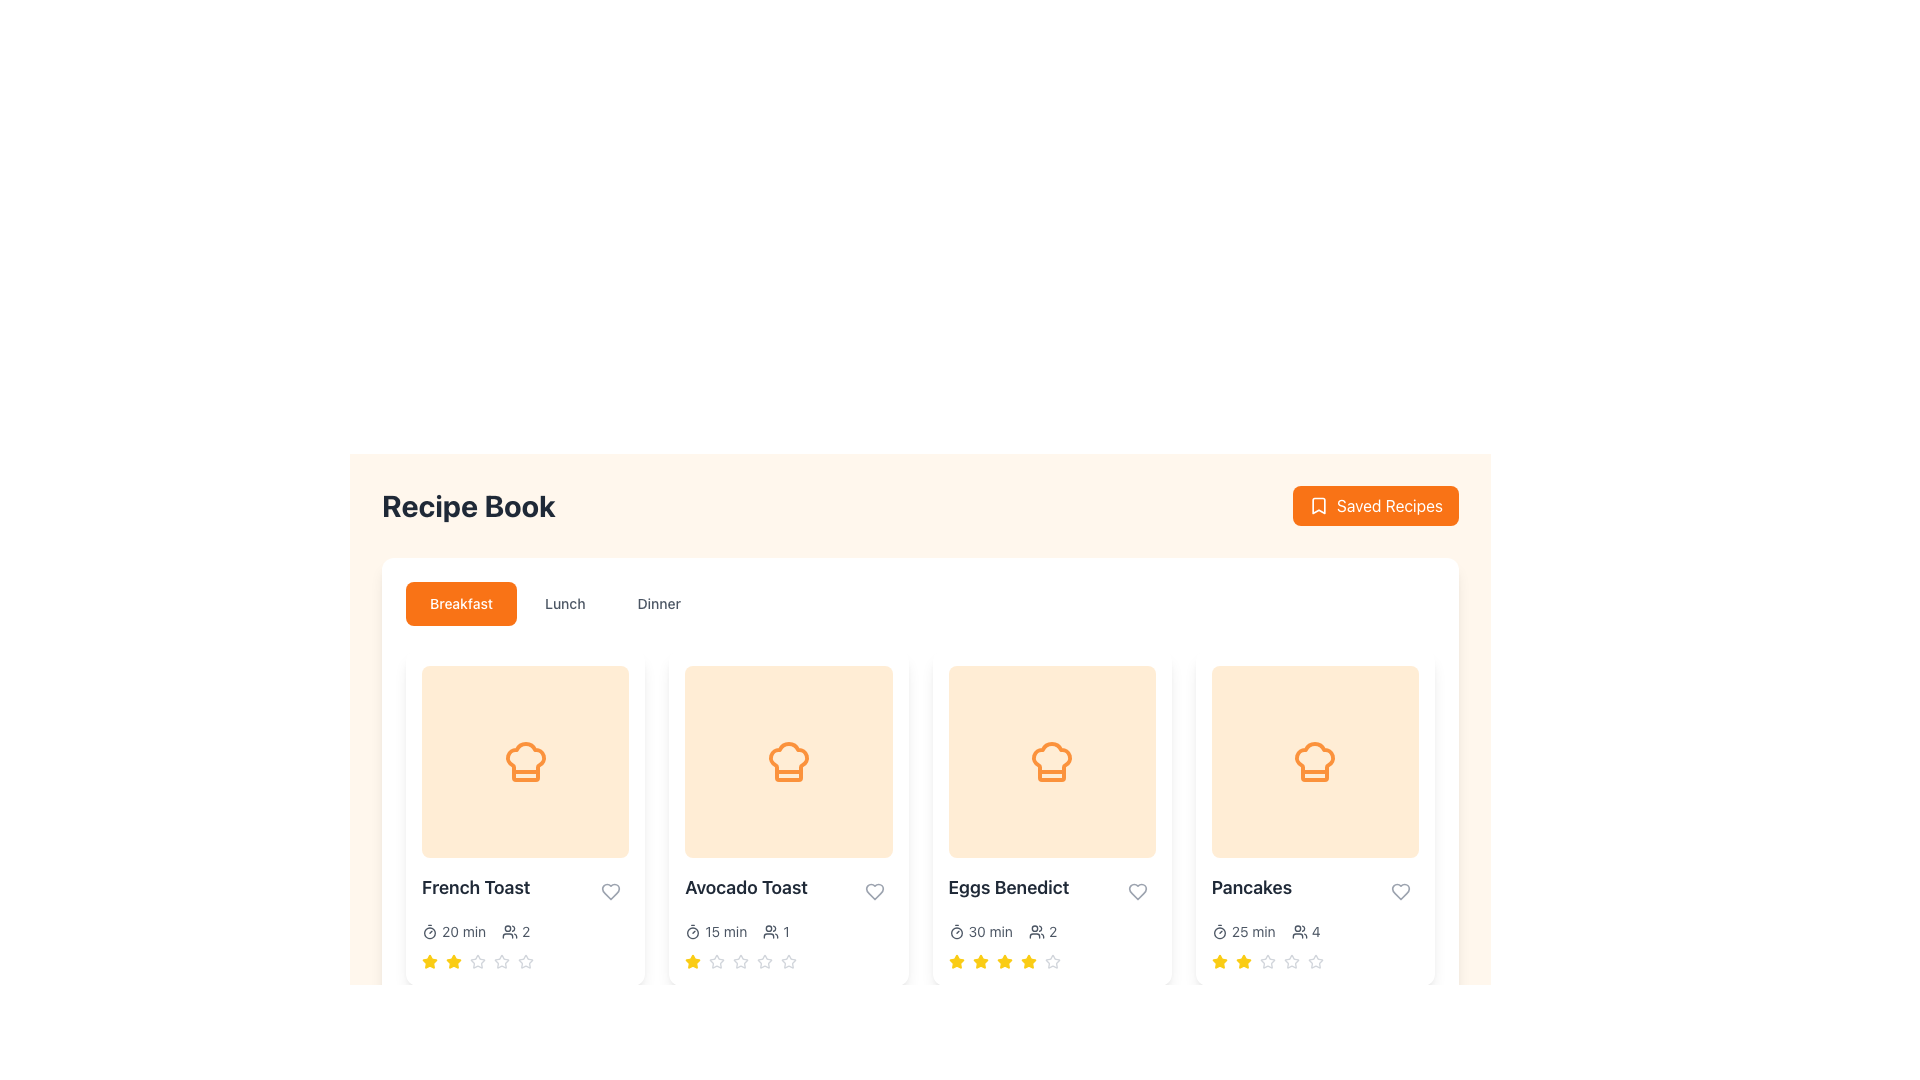 This screenshot has height=1080, width=1920. I want to click on the favorite button icon for the 'French Toast' recipe, so click(610, 890).